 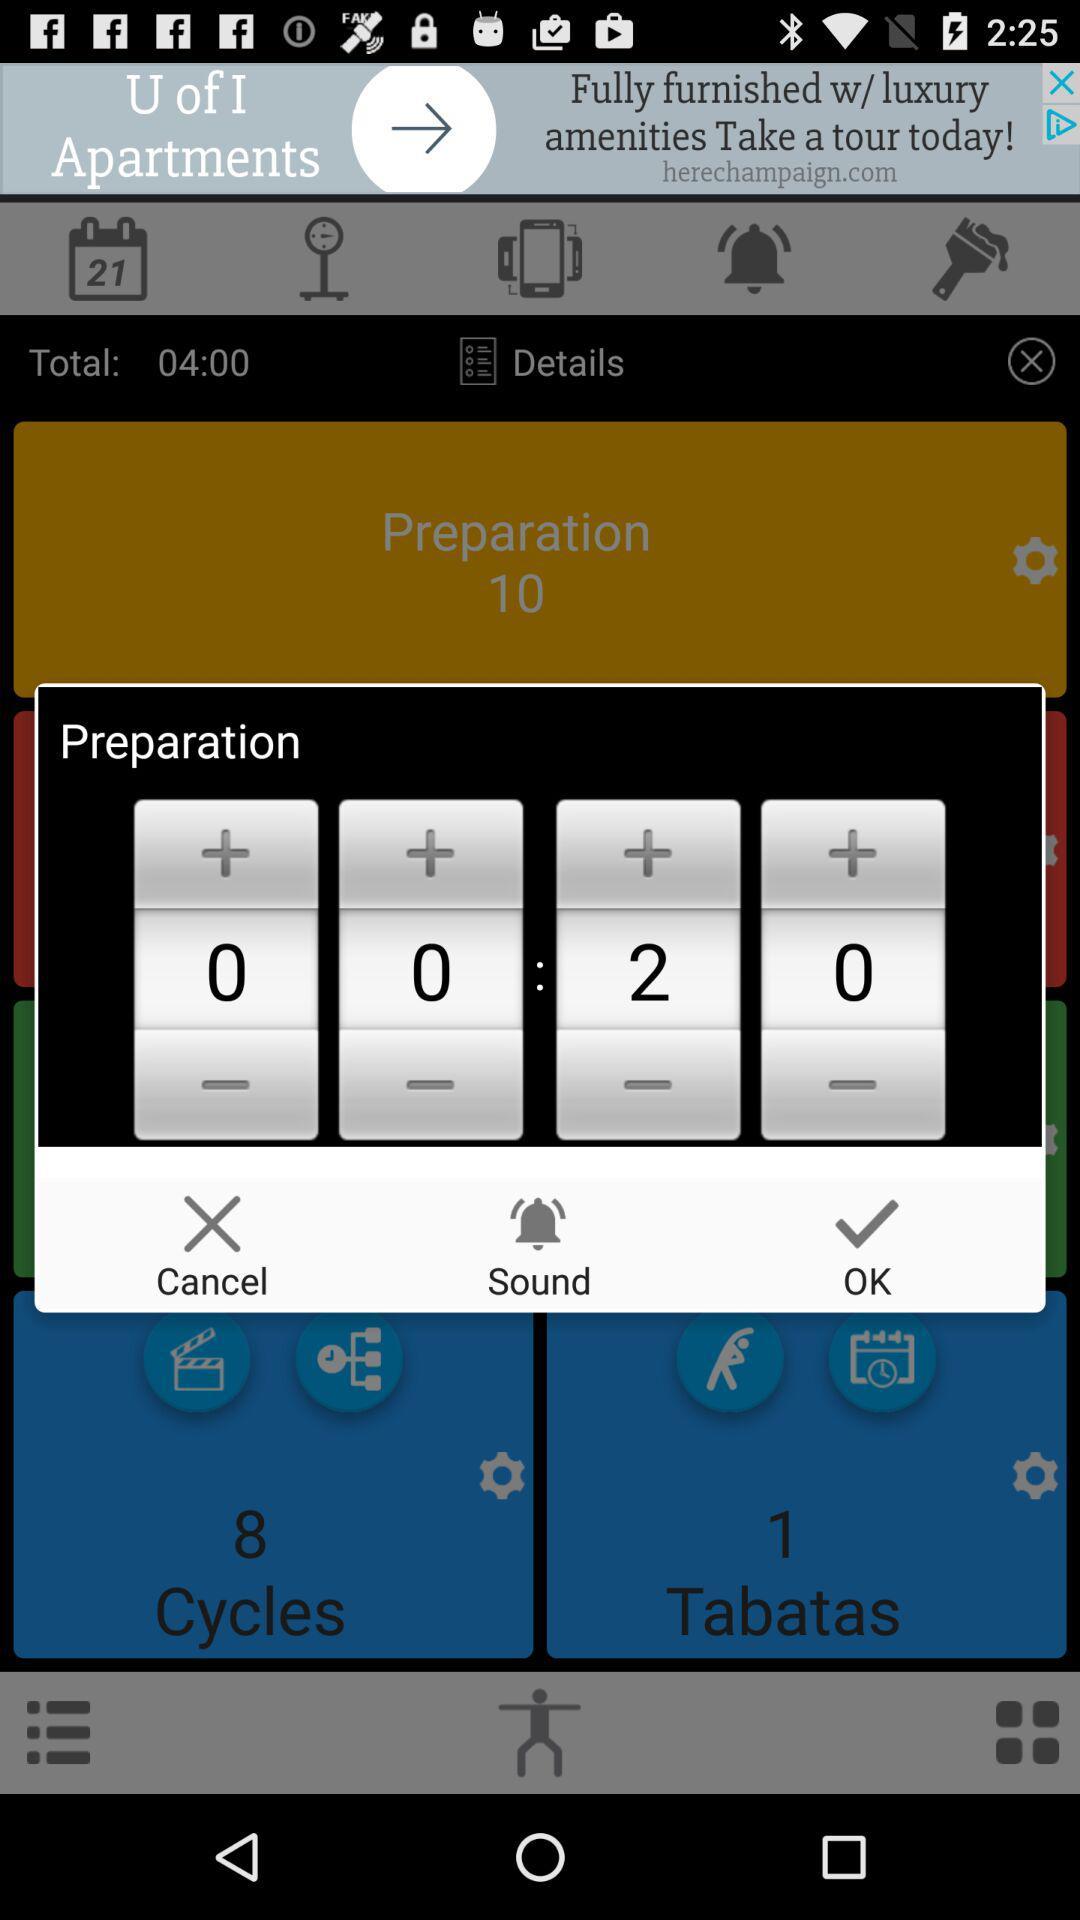 What do you see at coordinates (348, 1462) in the screenshot?
I see `the national_flag icon` at bounding box center [348, 1462].